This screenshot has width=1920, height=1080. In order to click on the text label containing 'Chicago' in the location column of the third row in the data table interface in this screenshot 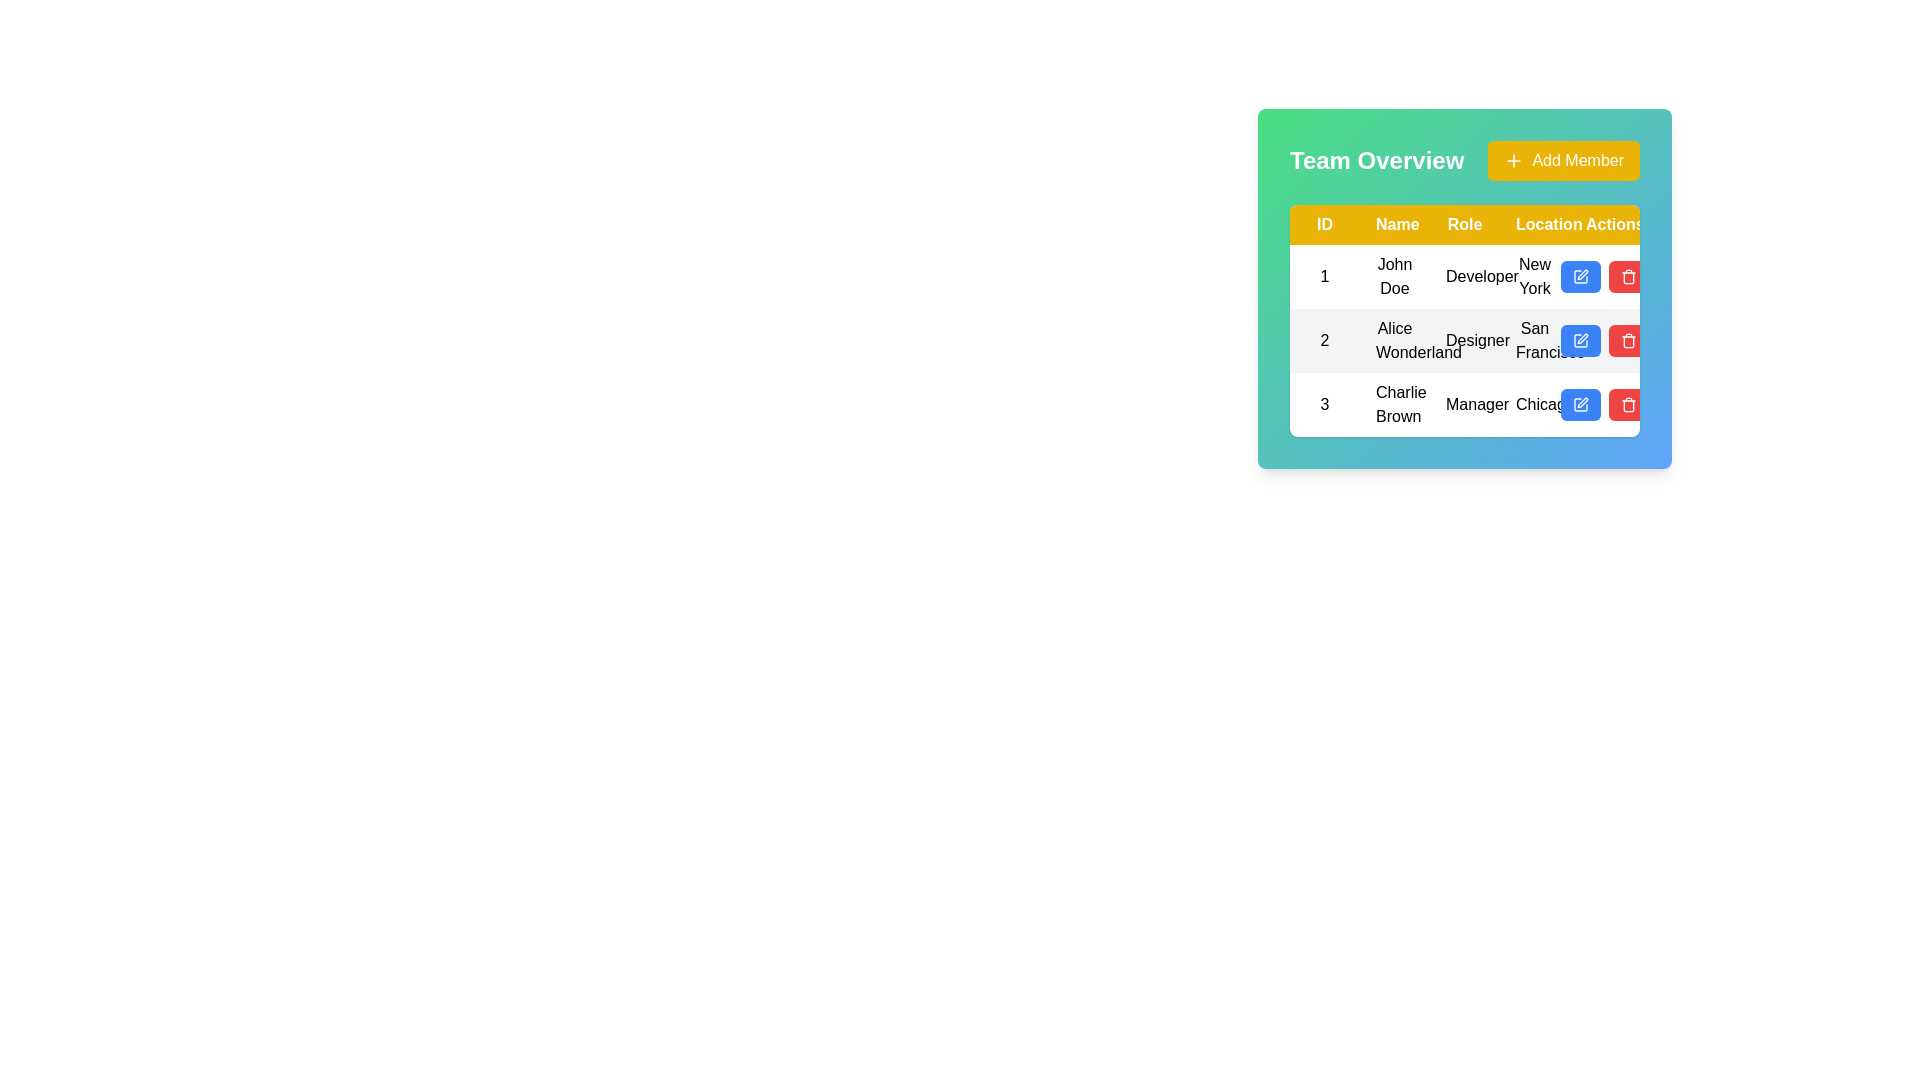, I will do `click(1534, 405)`.